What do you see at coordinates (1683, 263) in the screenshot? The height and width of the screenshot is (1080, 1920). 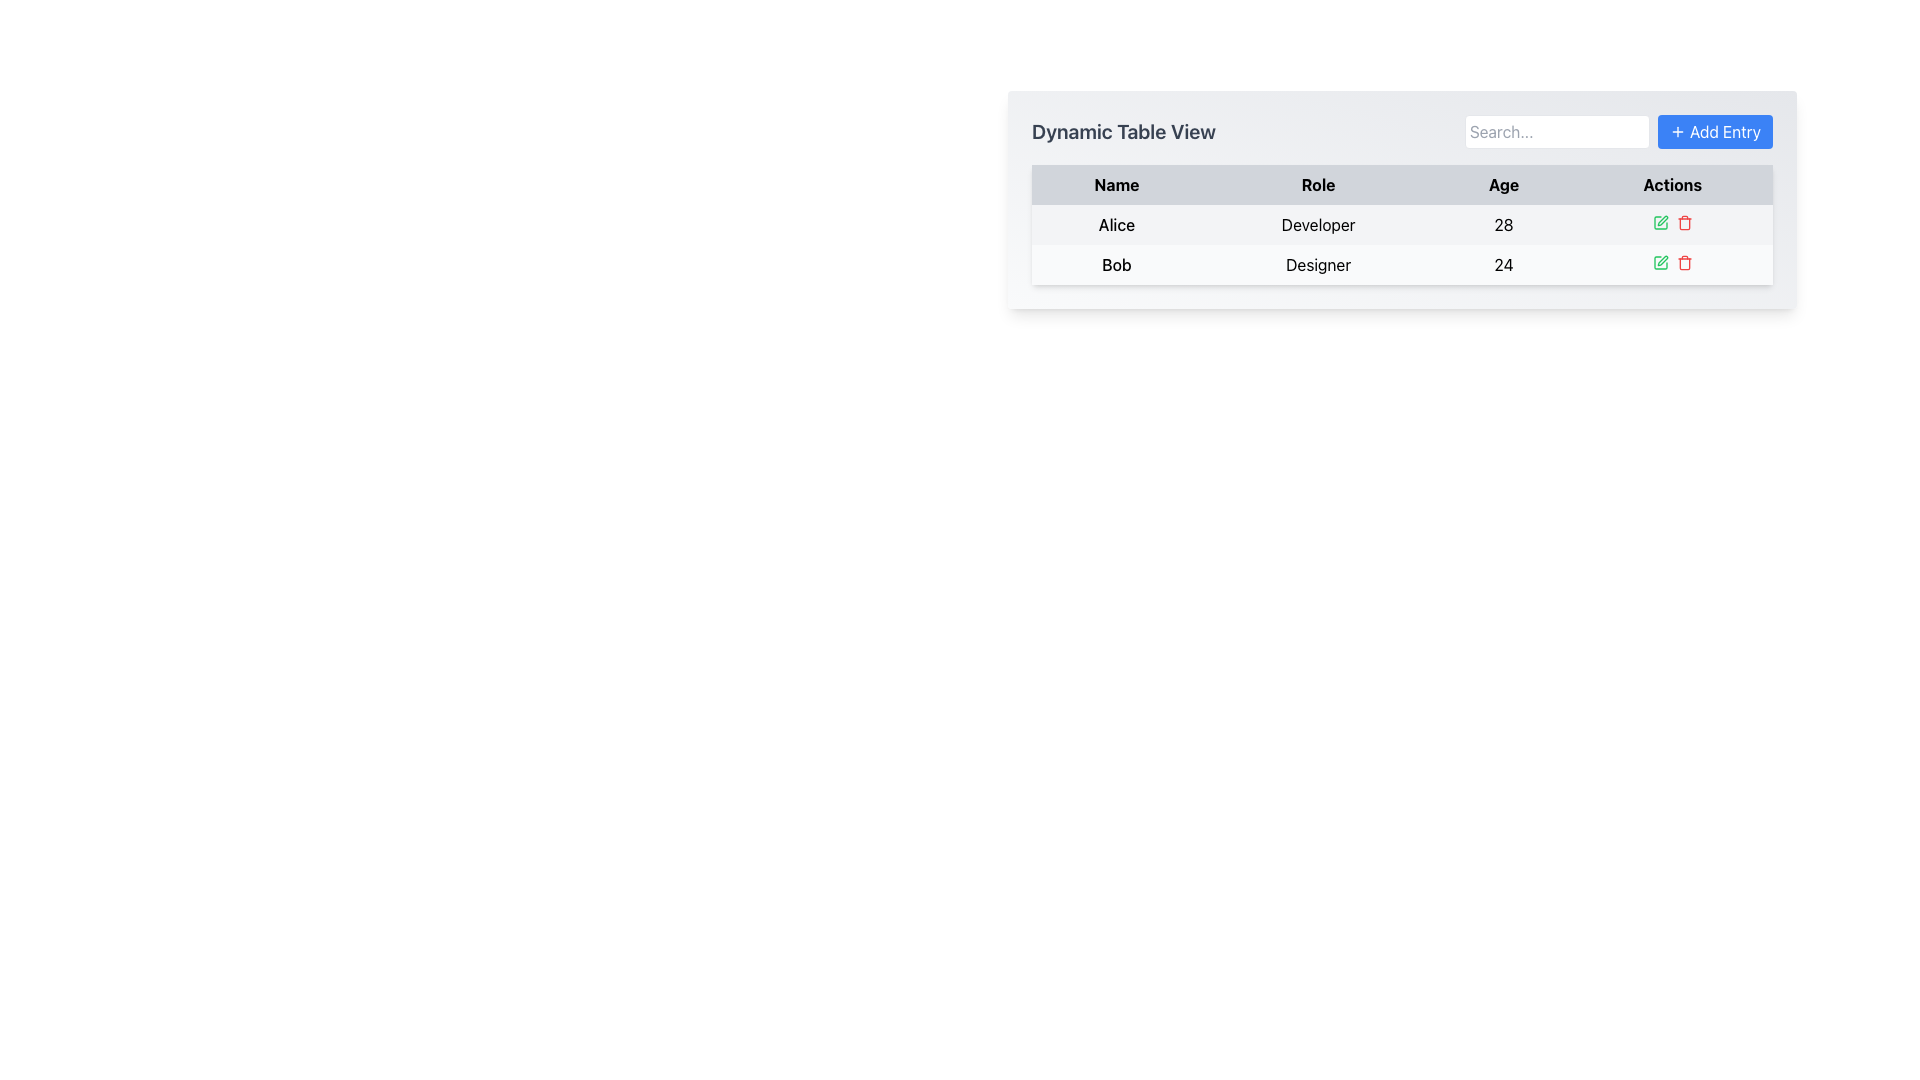 I see `the trash can icon in the 'Actions' column under the 'Designer' row, which is adjacent to the green pencil icon` at bounding box center [1683, 263].